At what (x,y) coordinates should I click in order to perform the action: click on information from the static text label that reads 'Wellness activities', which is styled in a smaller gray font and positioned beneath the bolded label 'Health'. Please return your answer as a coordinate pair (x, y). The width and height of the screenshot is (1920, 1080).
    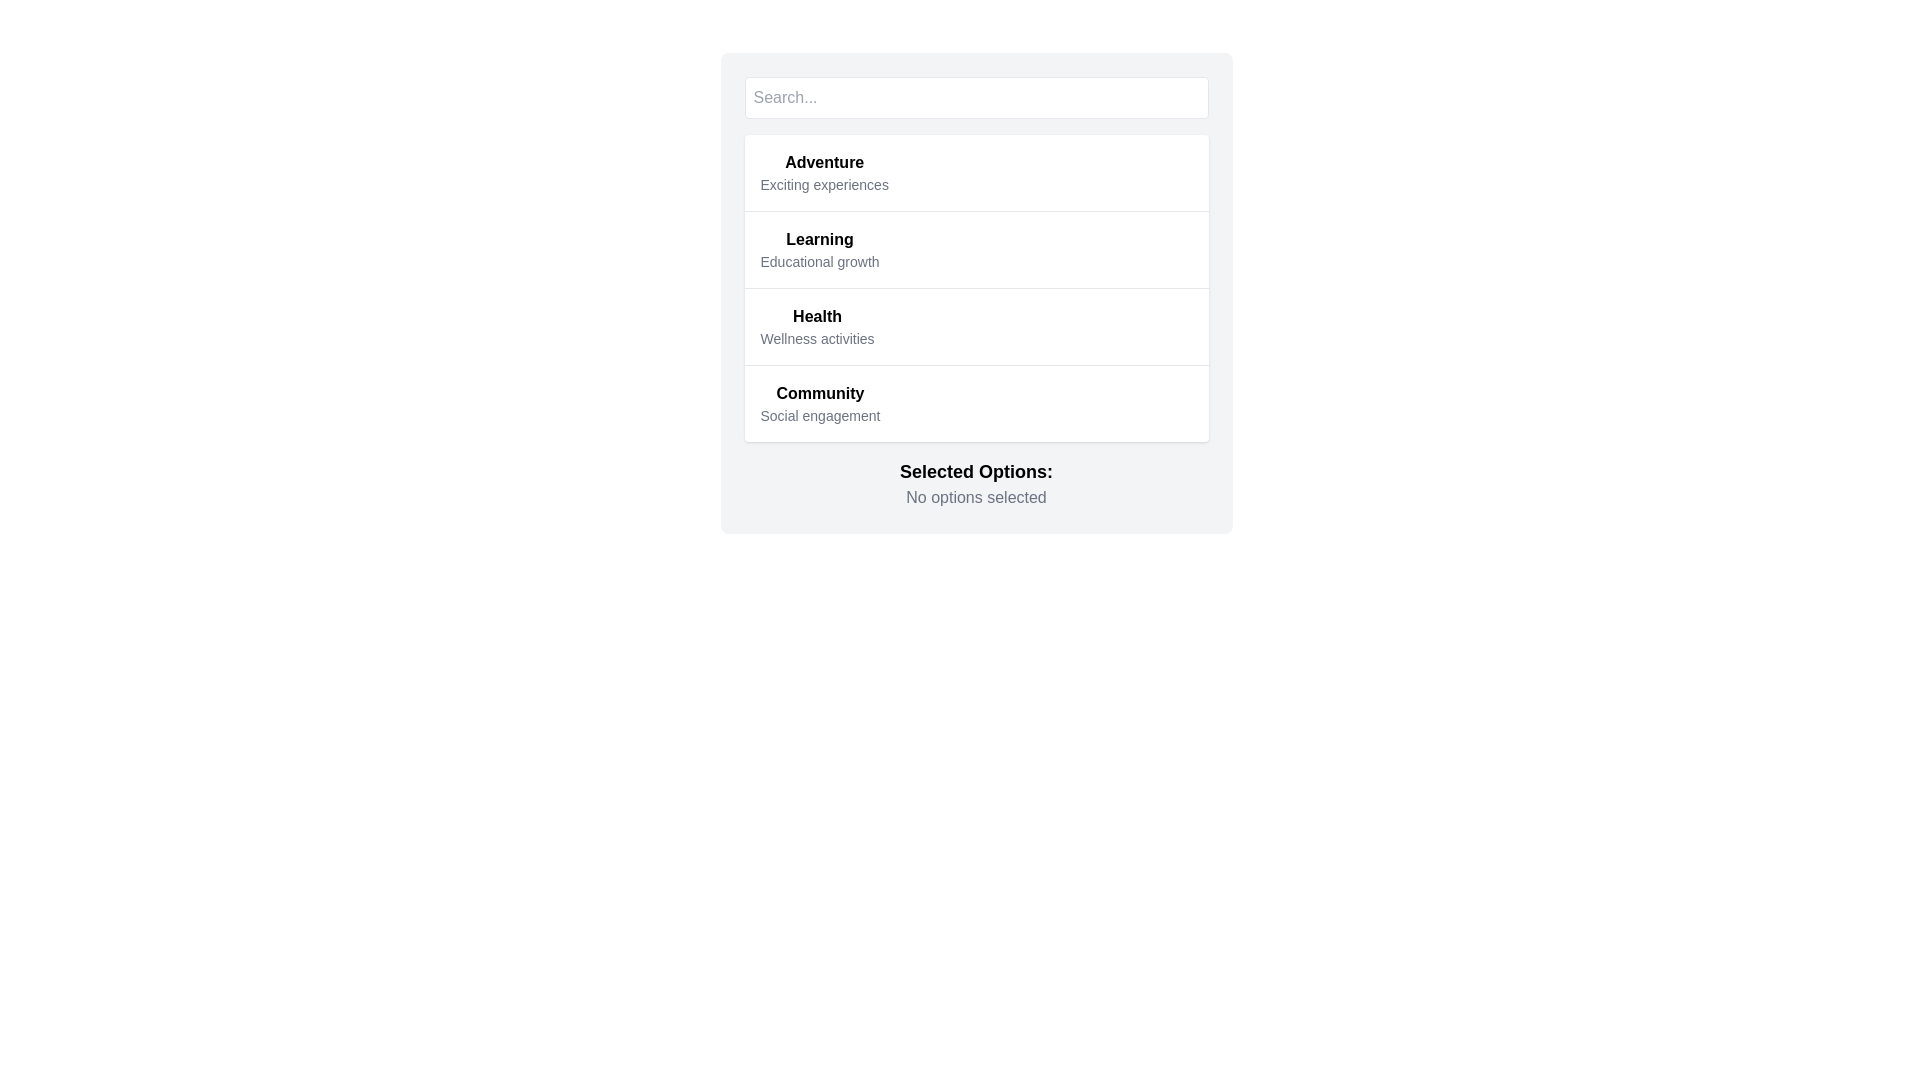
    Looking at the image, I should click on (817, 338).